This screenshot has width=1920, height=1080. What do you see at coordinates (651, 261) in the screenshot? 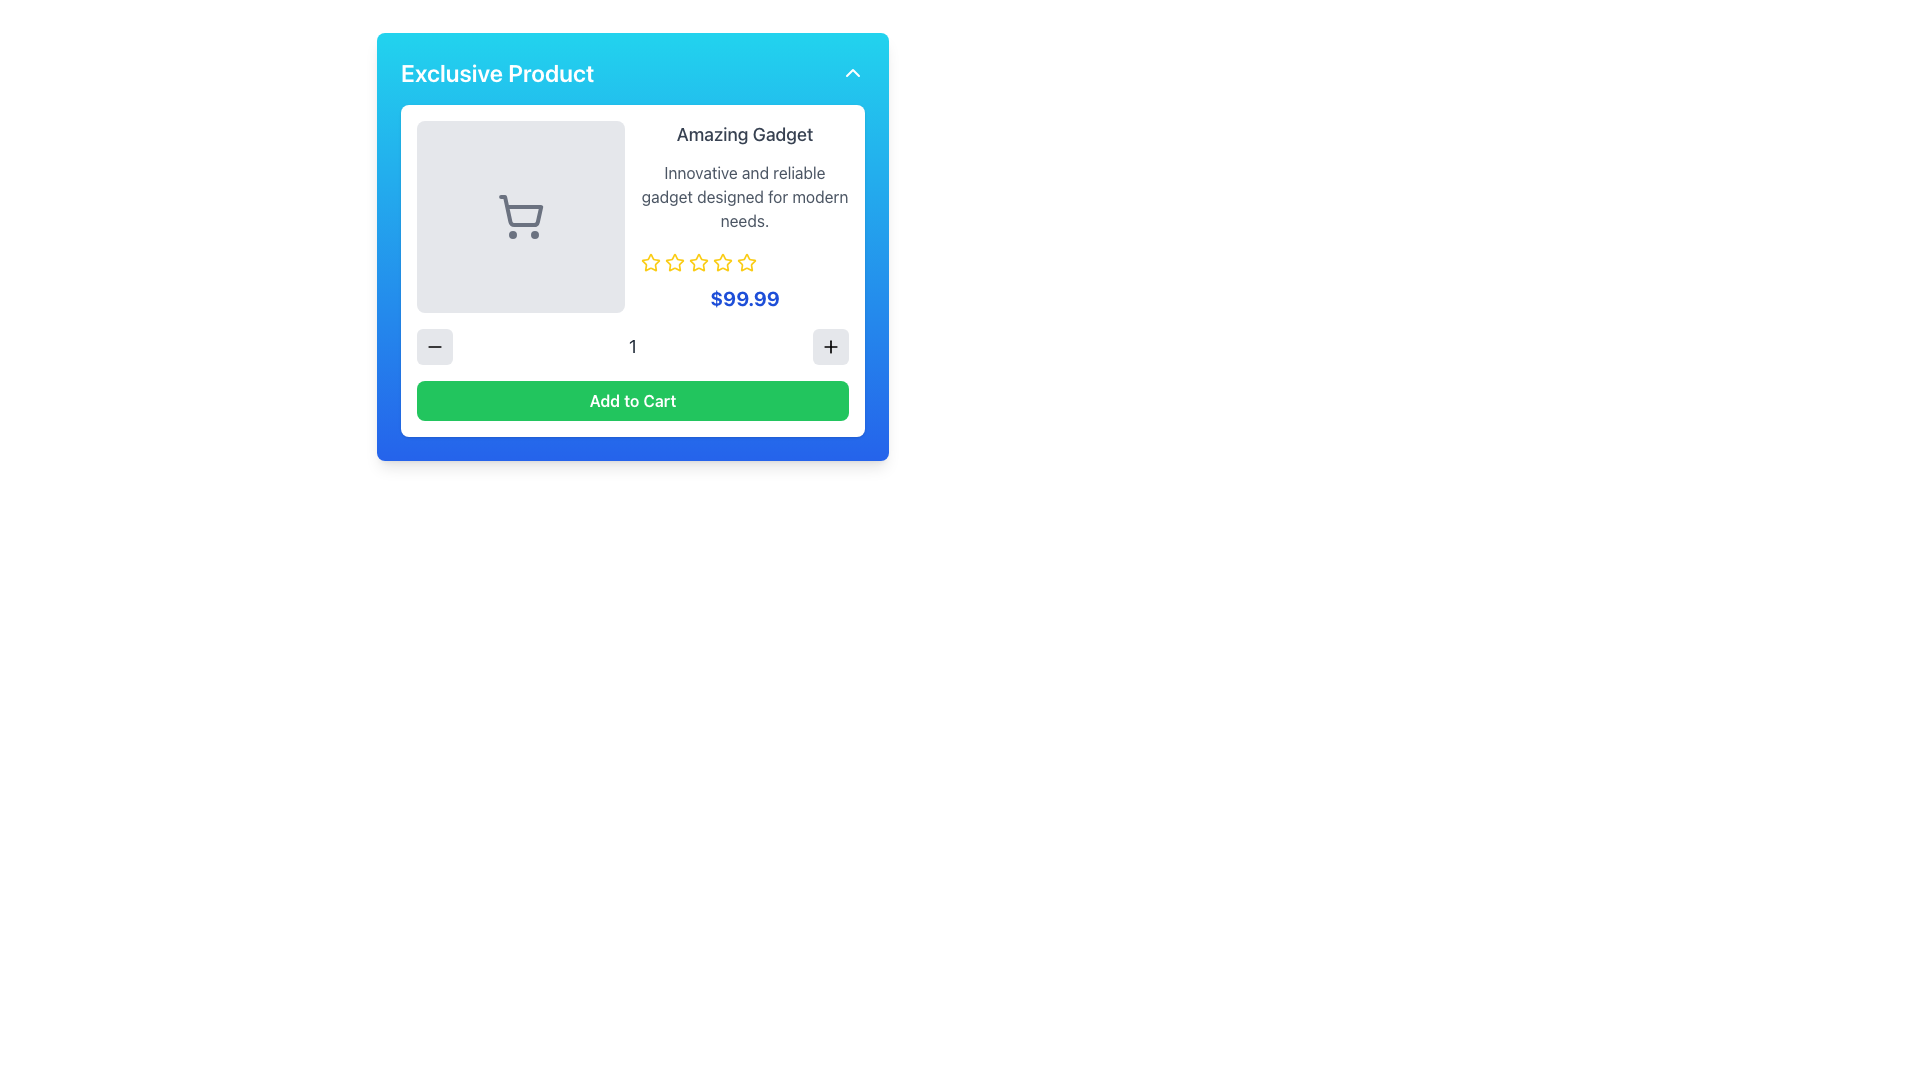
I see `the first star-shaped icon in the rating system of the 'Exclusive Product' card, which is a vibrant yellow, filled star located at the center of the product description` at bounding box center [651, 261].